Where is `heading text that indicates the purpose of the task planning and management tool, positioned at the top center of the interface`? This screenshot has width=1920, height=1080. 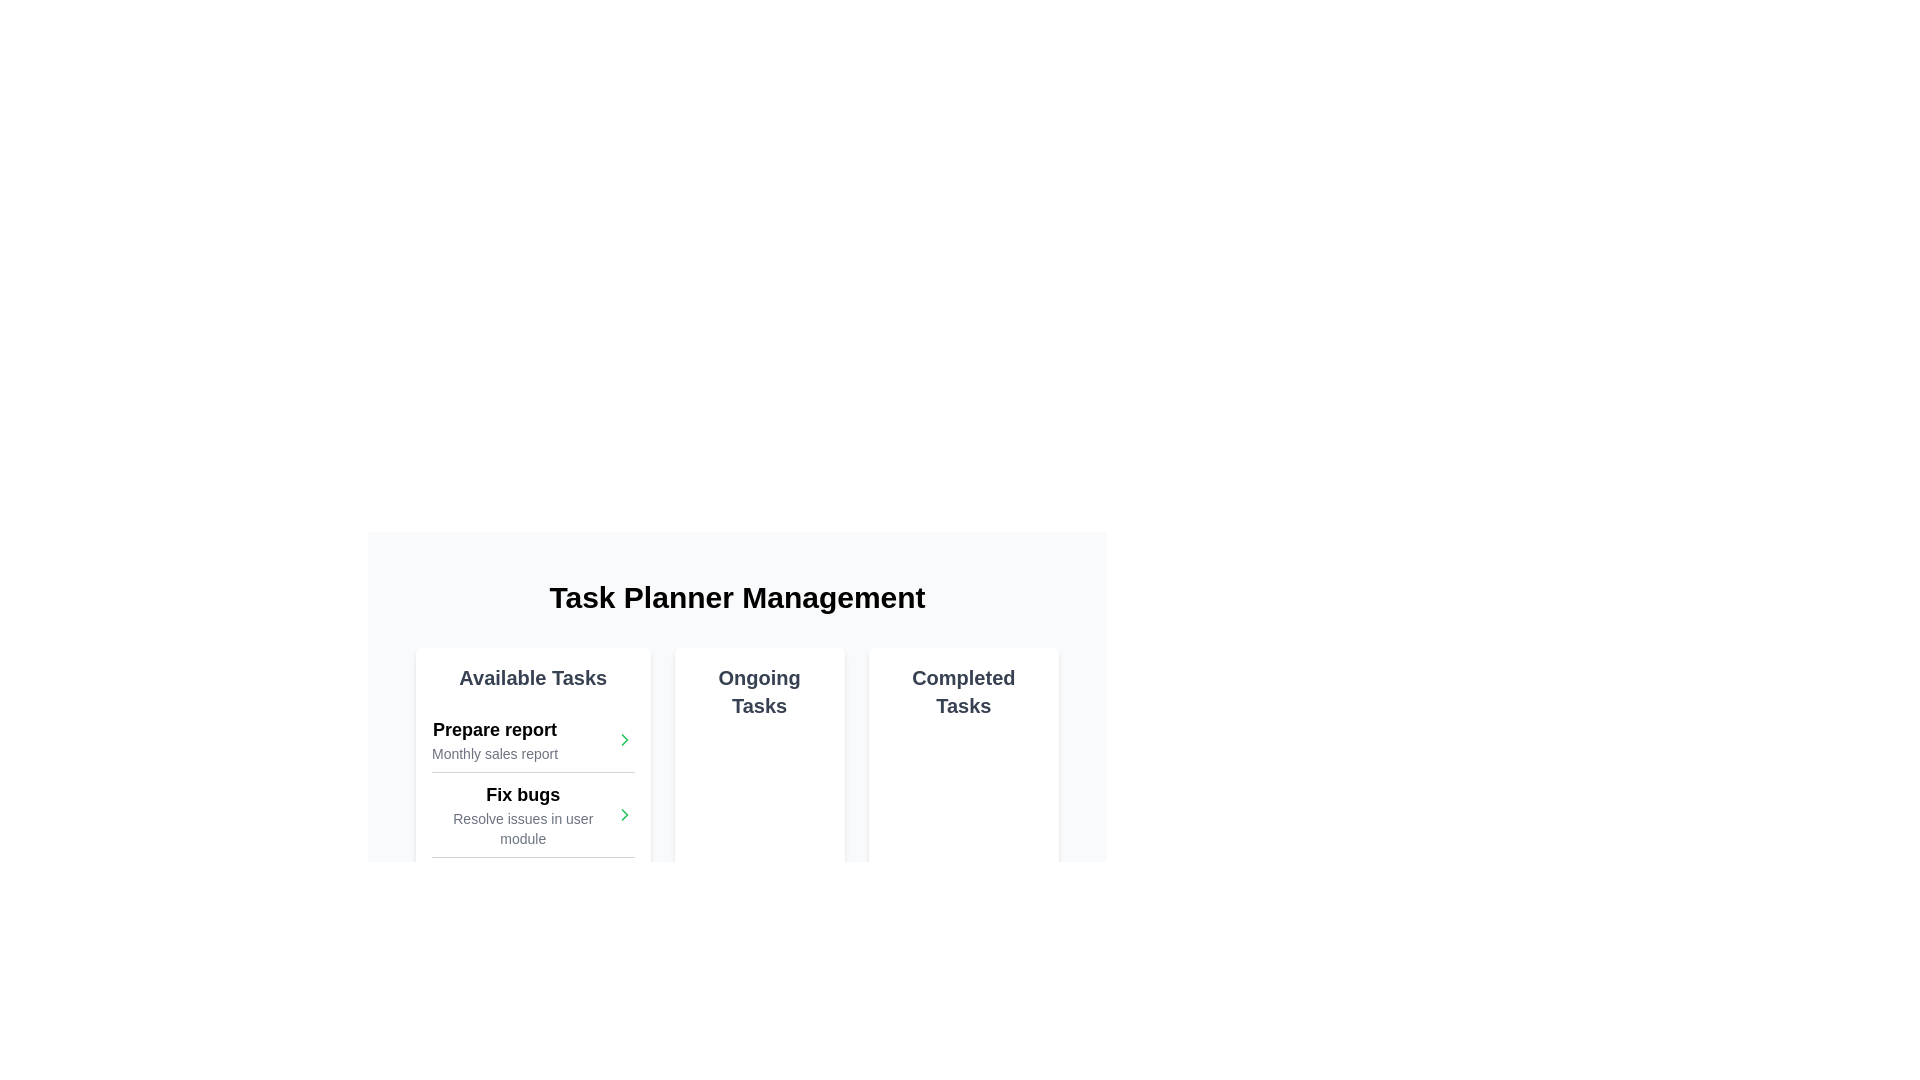
heading text that indicates the purpose of the task planning and management tool, positioned at the top center of the interface is located at coordinates (736, 596).